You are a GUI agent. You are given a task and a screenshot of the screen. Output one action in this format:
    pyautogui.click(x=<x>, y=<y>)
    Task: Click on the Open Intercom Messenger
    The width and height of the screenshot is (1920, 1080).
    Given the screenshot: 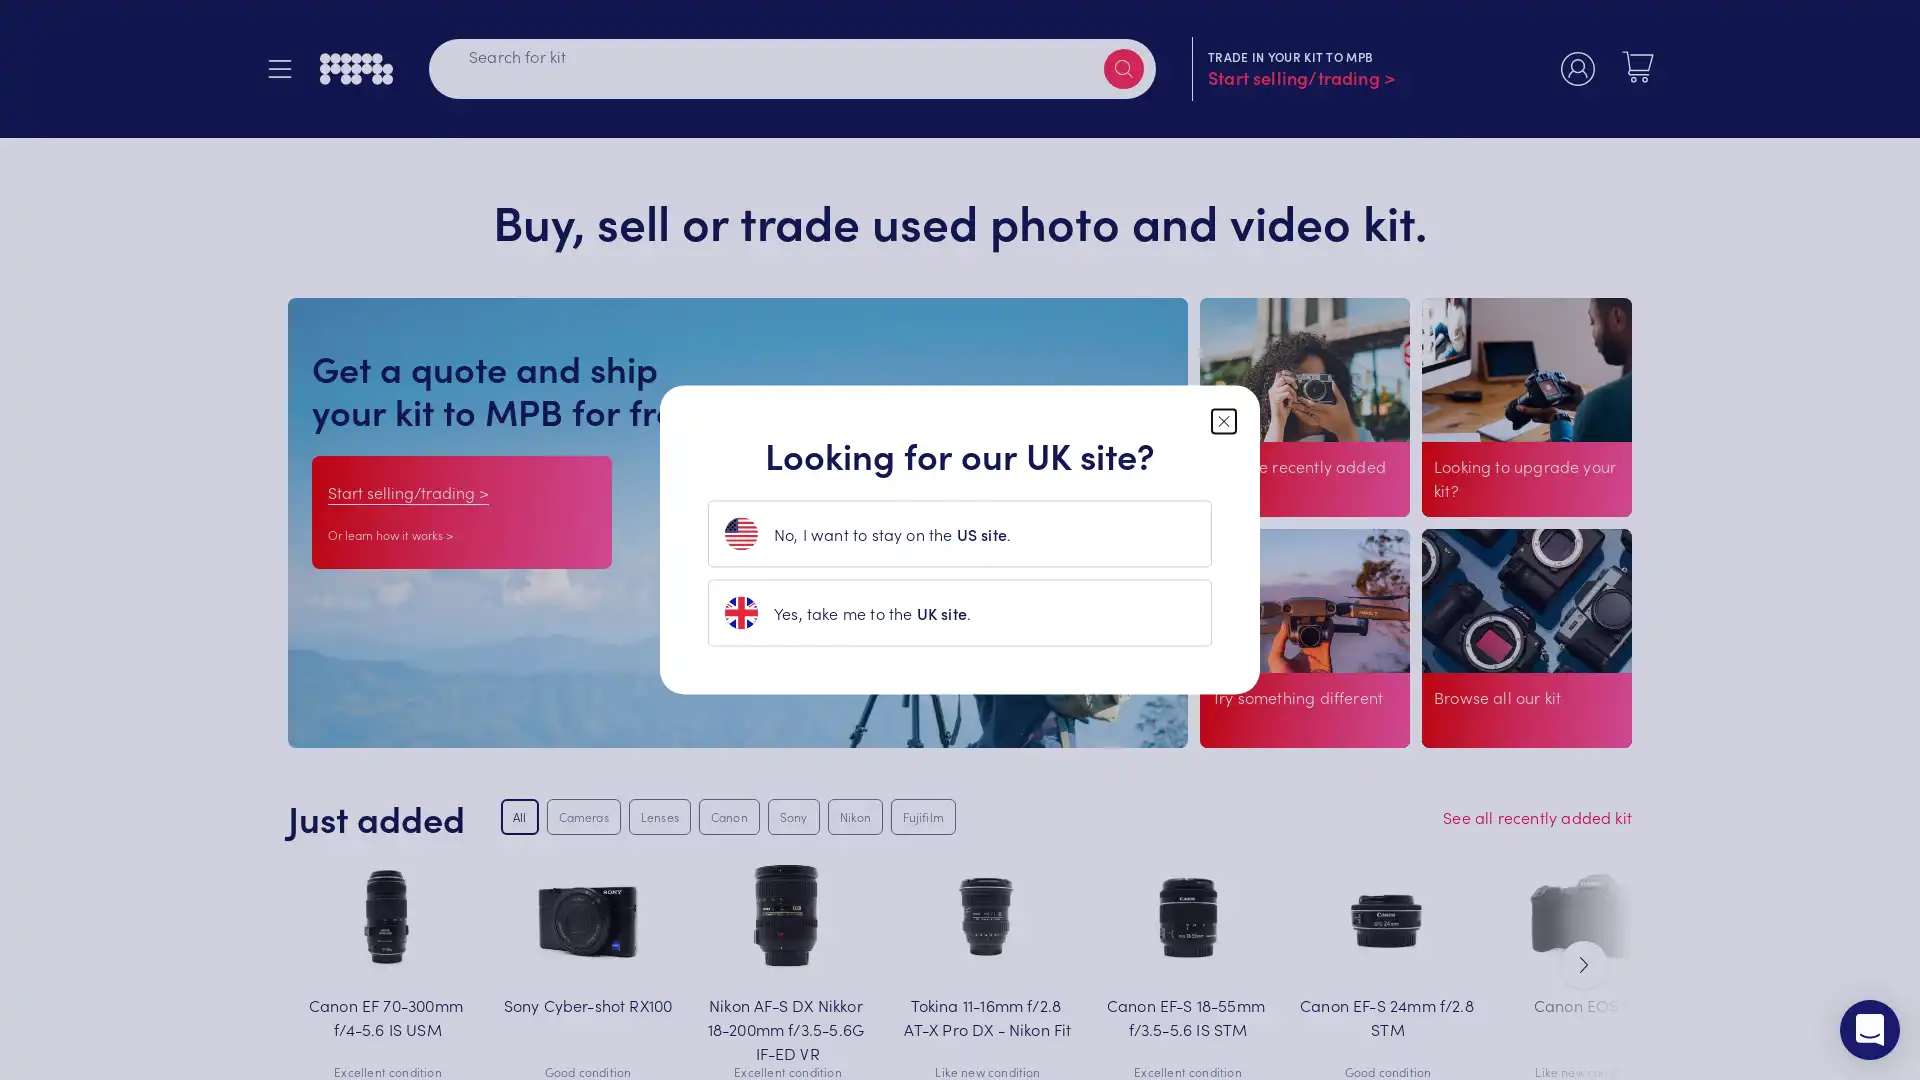 What is the action you would take?
    pyautogui.click(x=1869, y=1029)
    